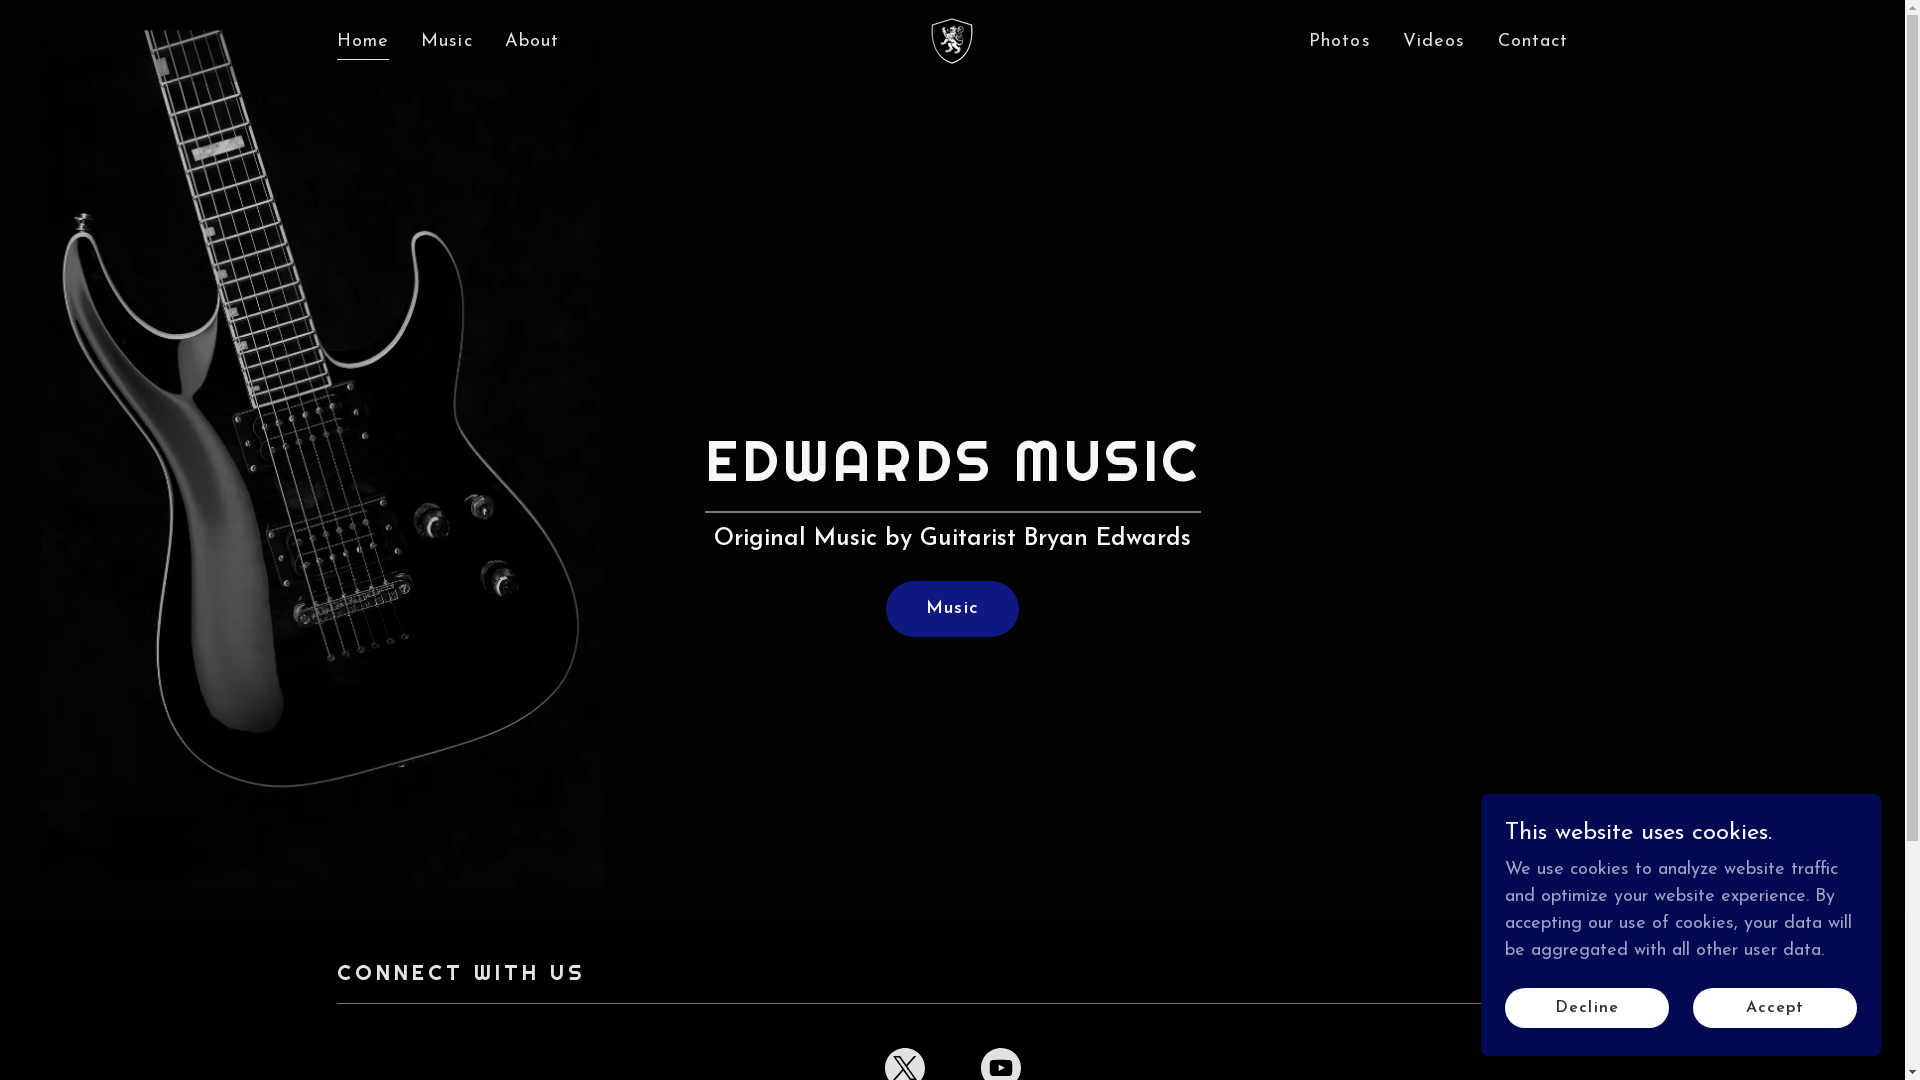 This screenshot has height=1080, width=1920. Describe the element at coordinates (1775, 1007) in the screenshot. I see `'Accept'` at that location.